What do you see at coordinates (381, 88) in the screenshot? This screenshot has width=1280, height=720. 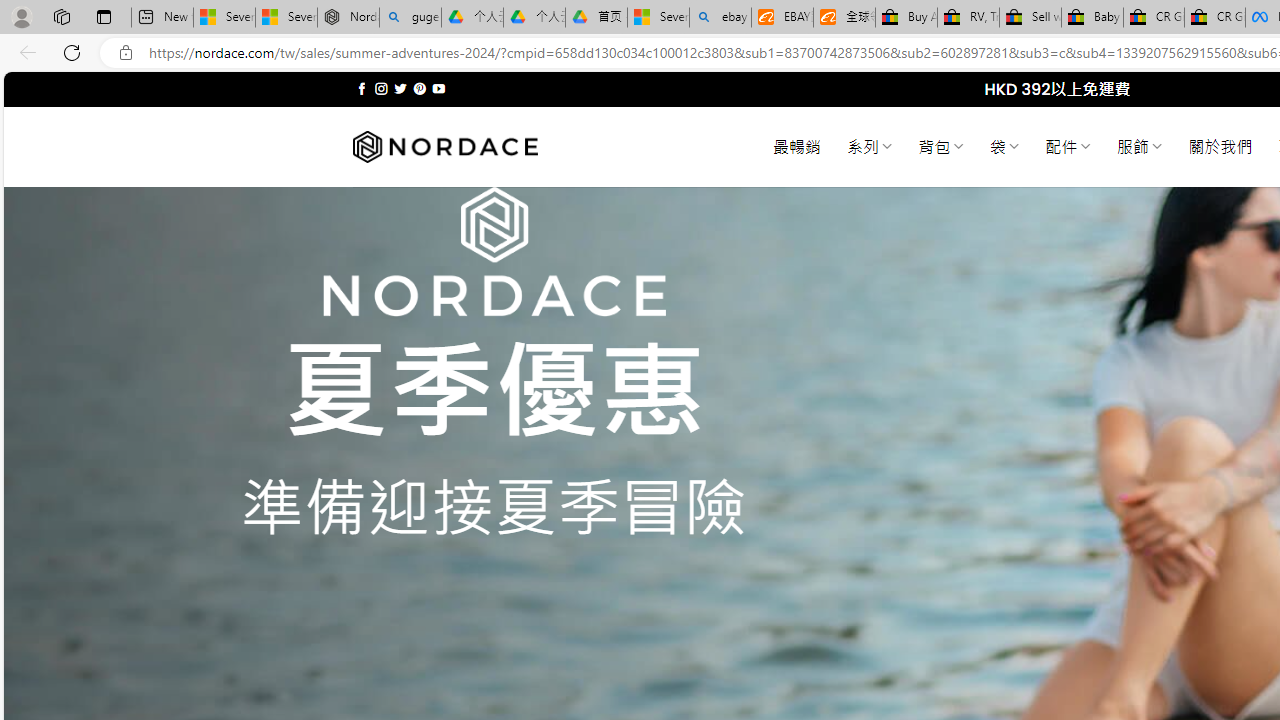 I see `'Follow on Instagram'` at bounding box center [381, 88].